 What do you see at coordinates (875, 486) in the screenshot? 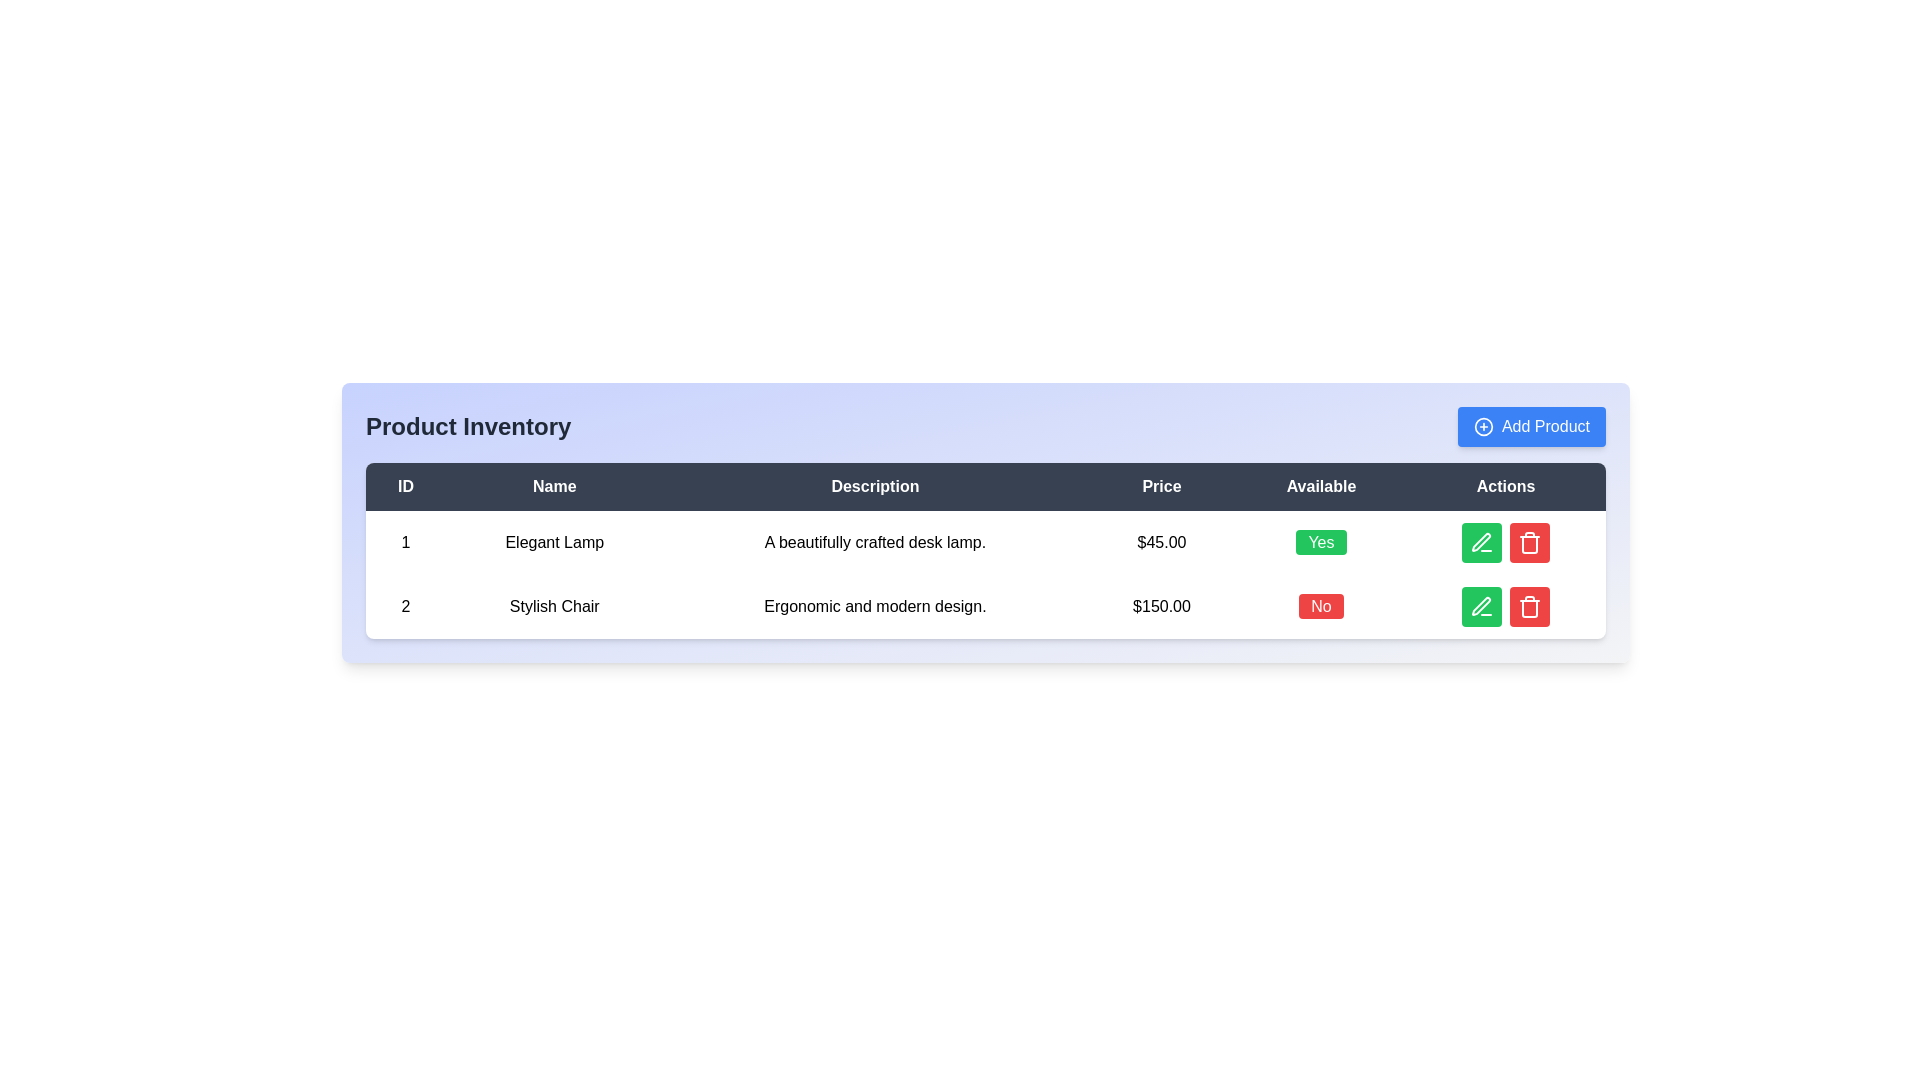
I see `the 'Description' table header, which is styled with a dark background and light-colored text, located in the third position among six headers in a single row within the table` at bounding box center [875, 486].